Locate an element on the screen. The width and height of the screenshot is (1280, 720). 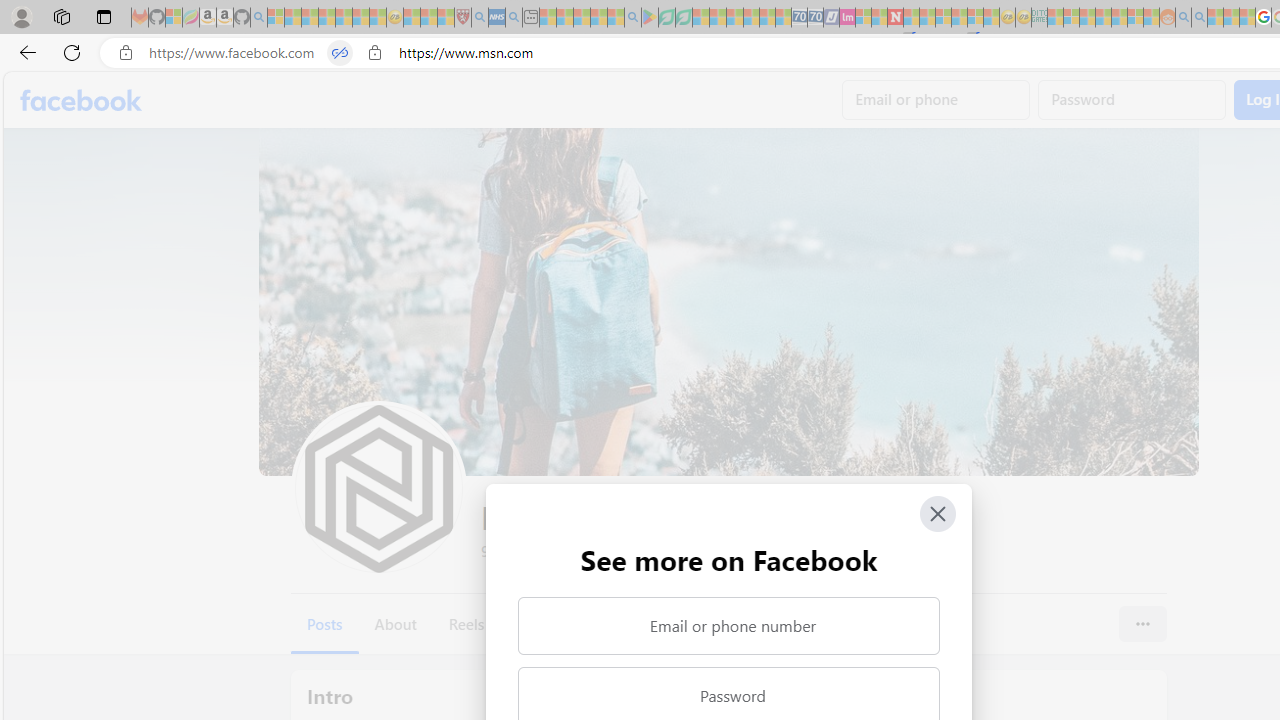
'Refresh' is located at coordinates (72, 51).